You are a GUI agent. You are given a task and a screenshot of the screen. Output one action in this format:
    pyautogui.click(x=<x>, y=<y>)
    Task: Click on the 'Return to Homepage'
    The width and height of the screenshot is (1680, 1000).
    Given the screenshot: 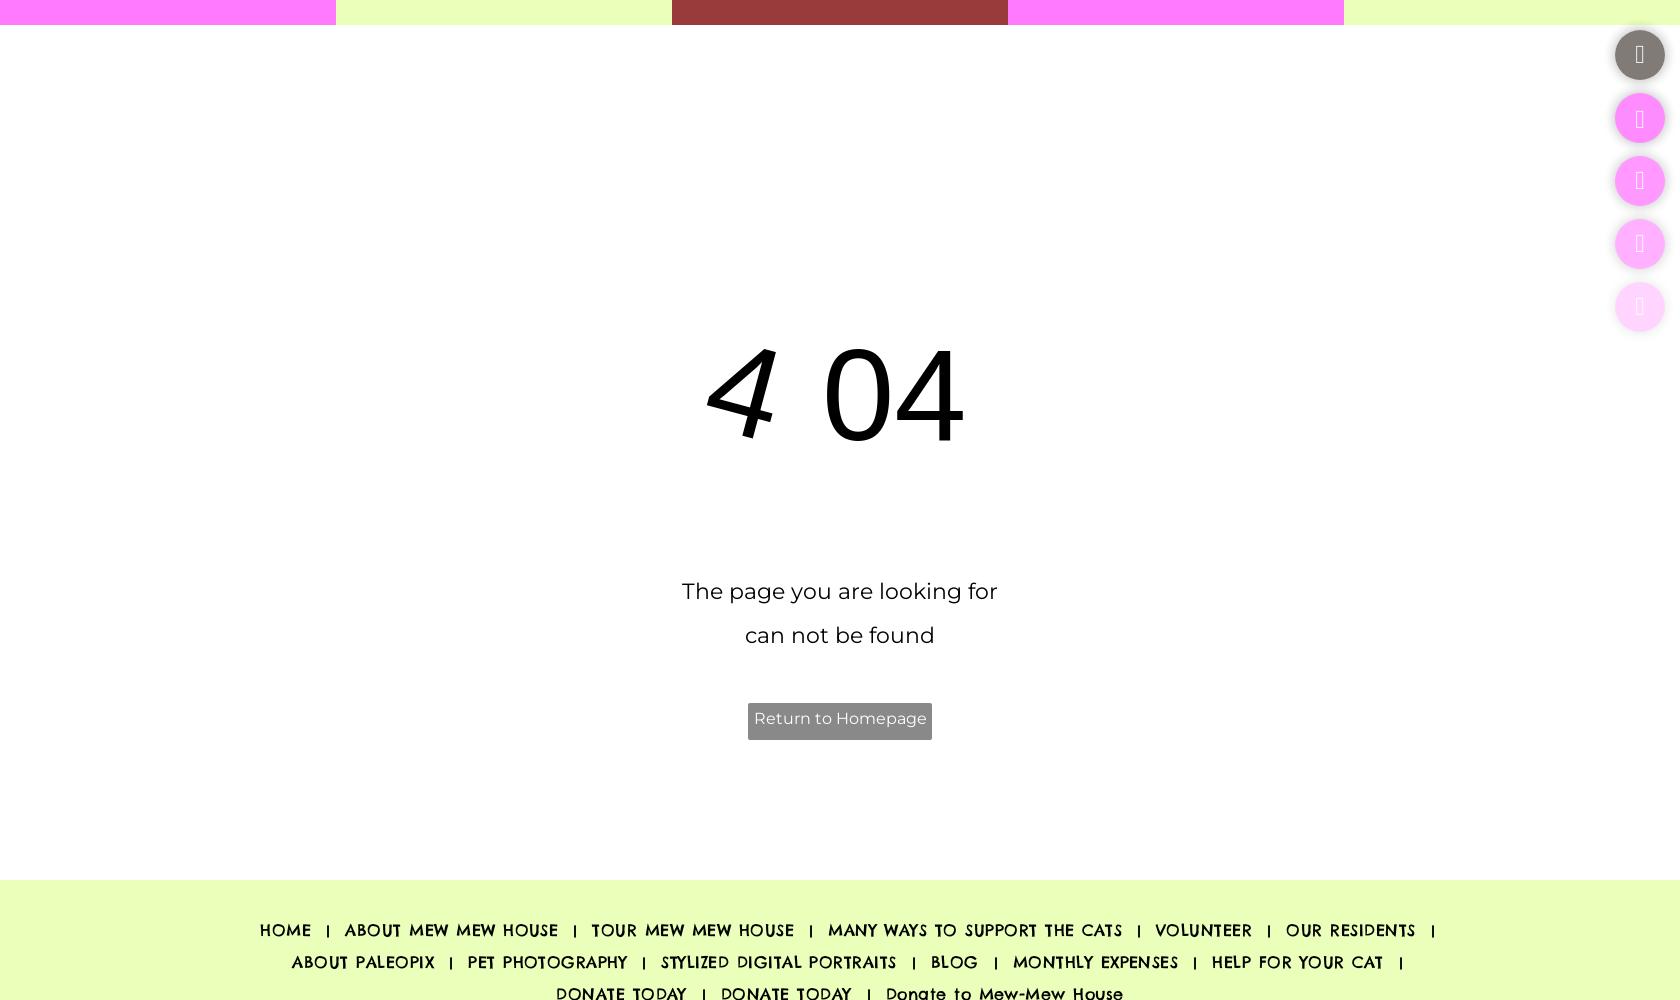 What is the action you would take?
    pyautogui.click(x=839, y=717)
    